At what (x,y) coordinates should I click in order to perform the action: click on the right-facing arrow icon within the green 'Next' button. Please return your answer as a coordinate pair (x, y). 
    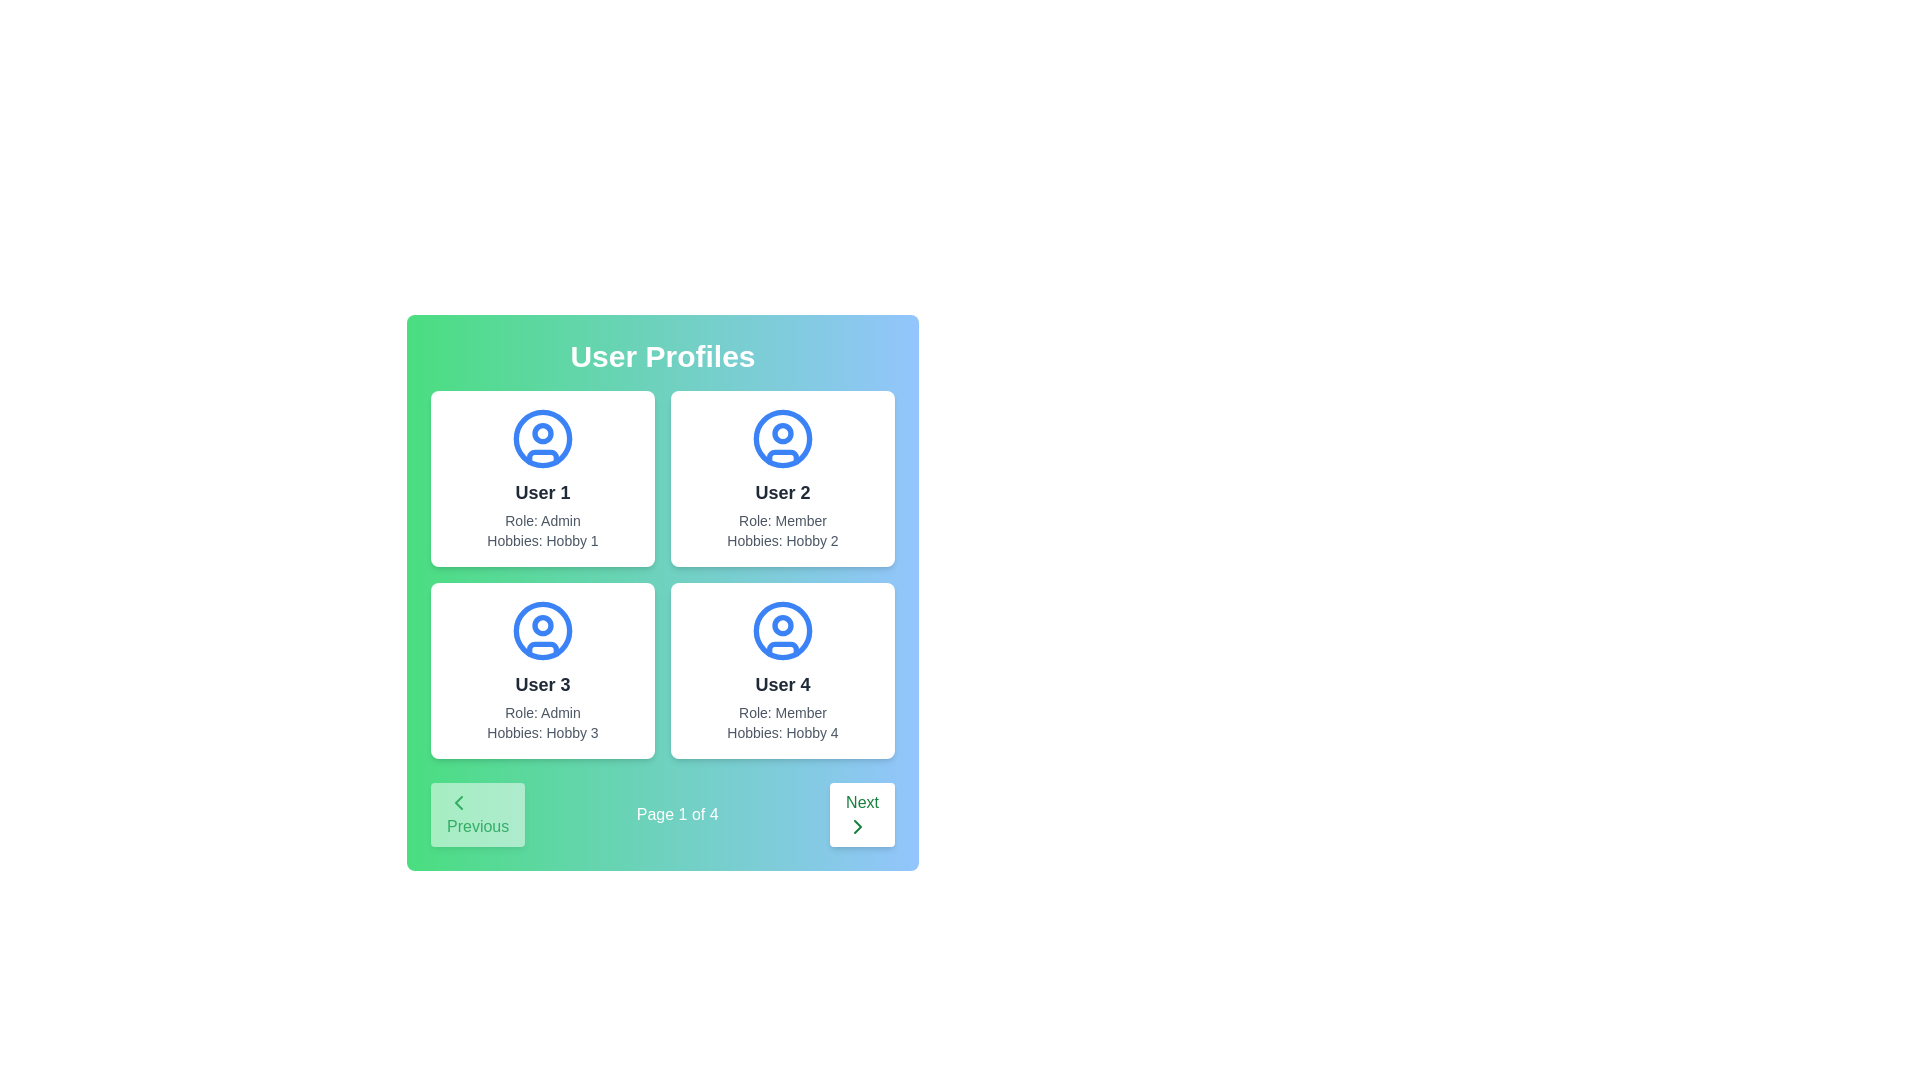
    Looking at the image, I should click on (858, 826).